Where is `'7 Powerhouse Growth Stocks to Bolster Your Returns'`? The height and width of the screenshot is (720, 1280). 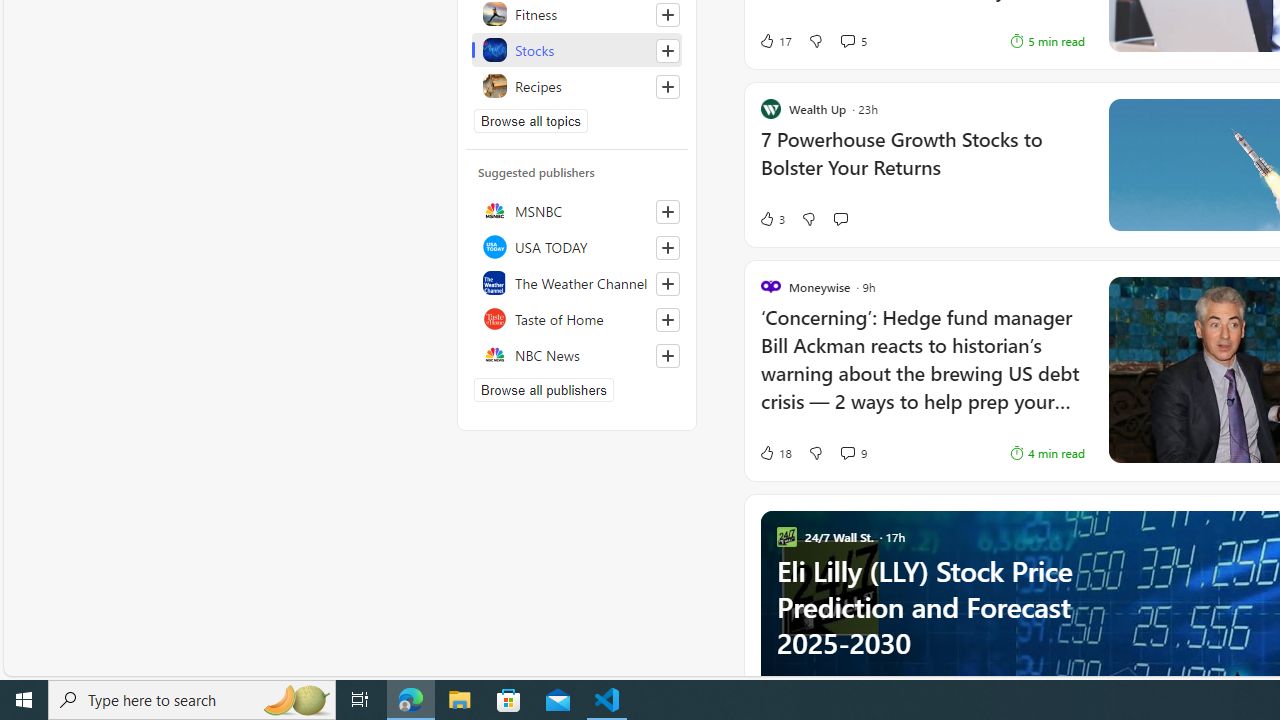
'7 Powerhouse Growth Stocks to Bolster Your Returns' is located at coordinates (921, 163).